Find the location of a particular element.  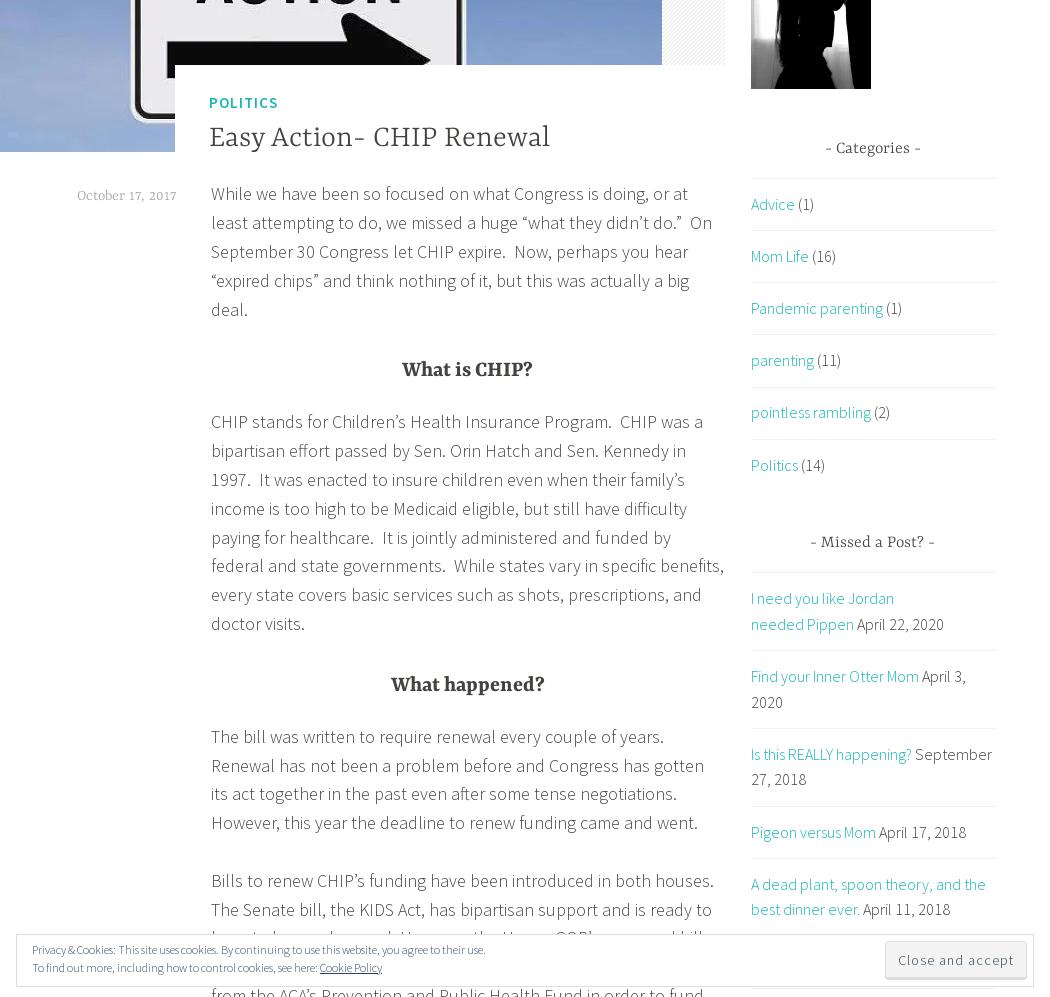

'What happened?' is located at coordinates (467, 683).